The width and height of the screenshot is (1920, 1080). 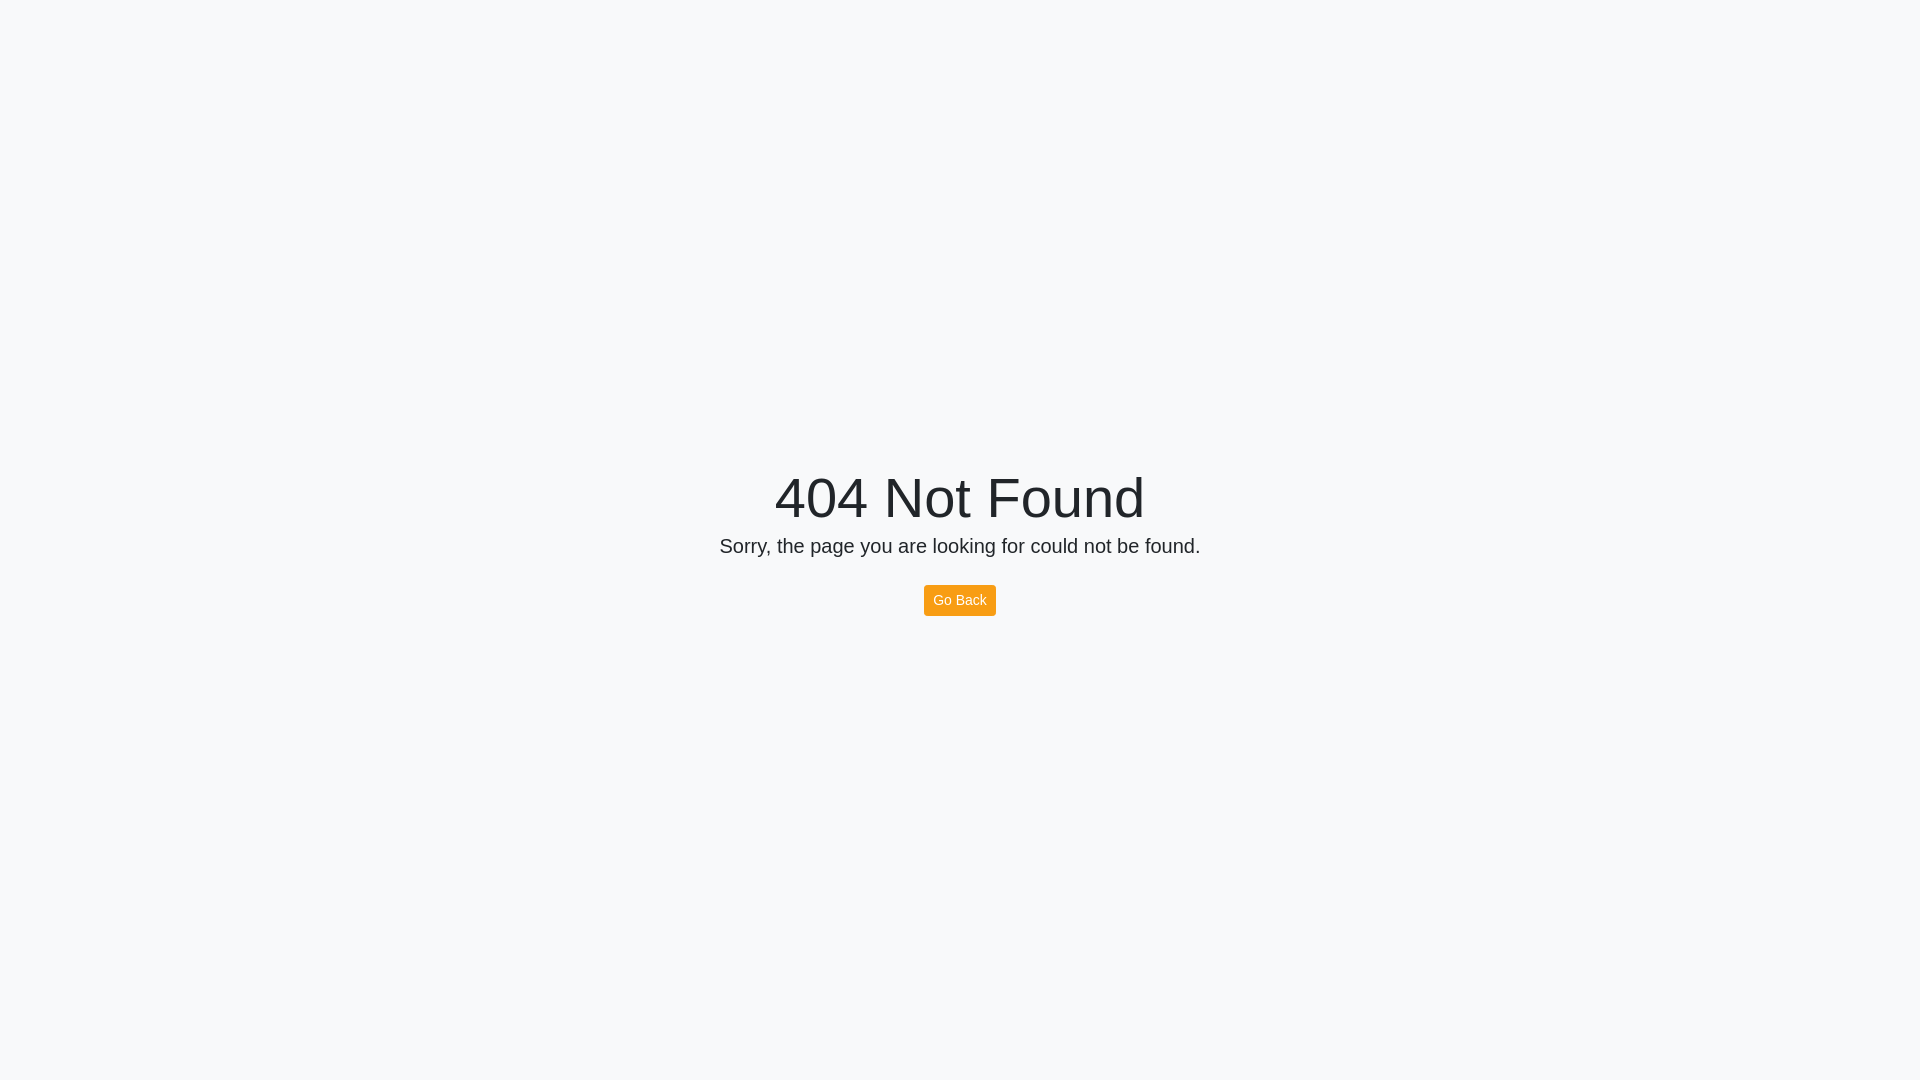 I want to click on 'Go Back', so click(x=923, y=599).